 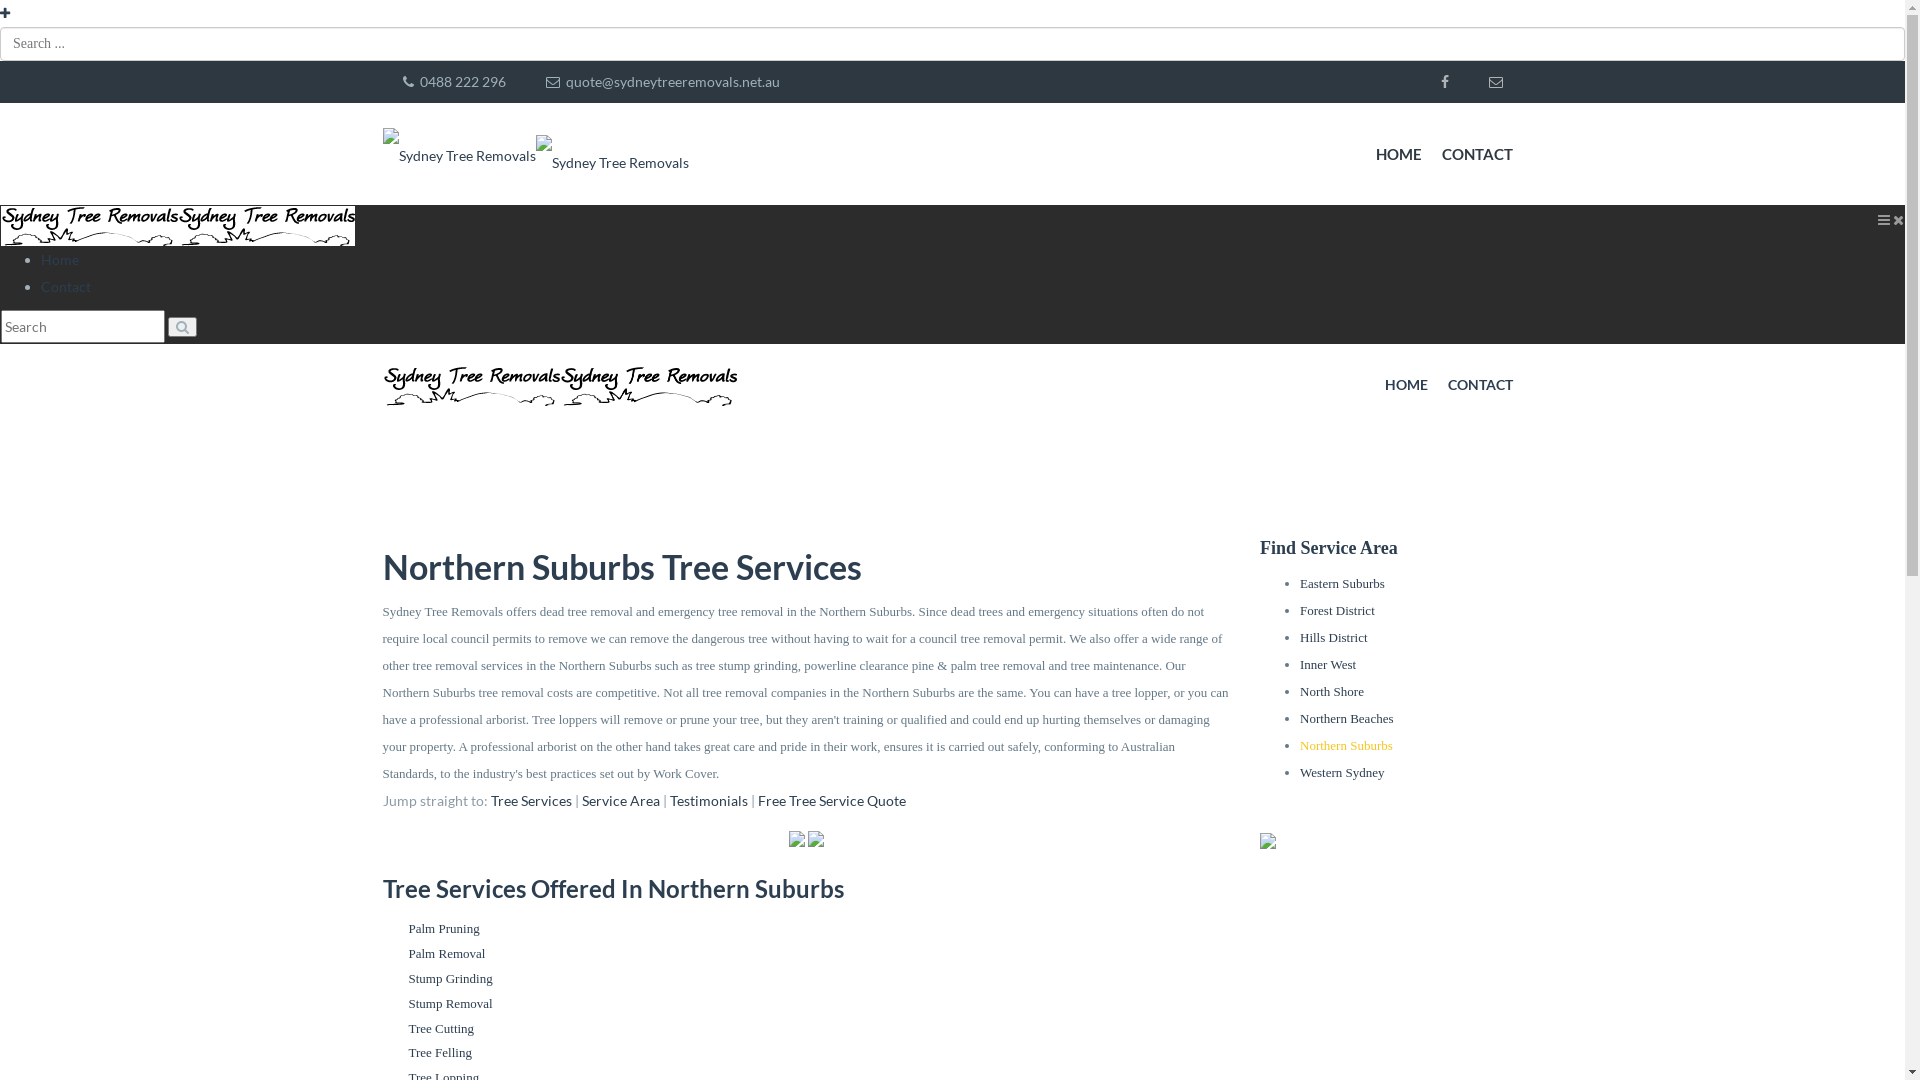 I want to click on 'Home', so click(x=59, y=258).